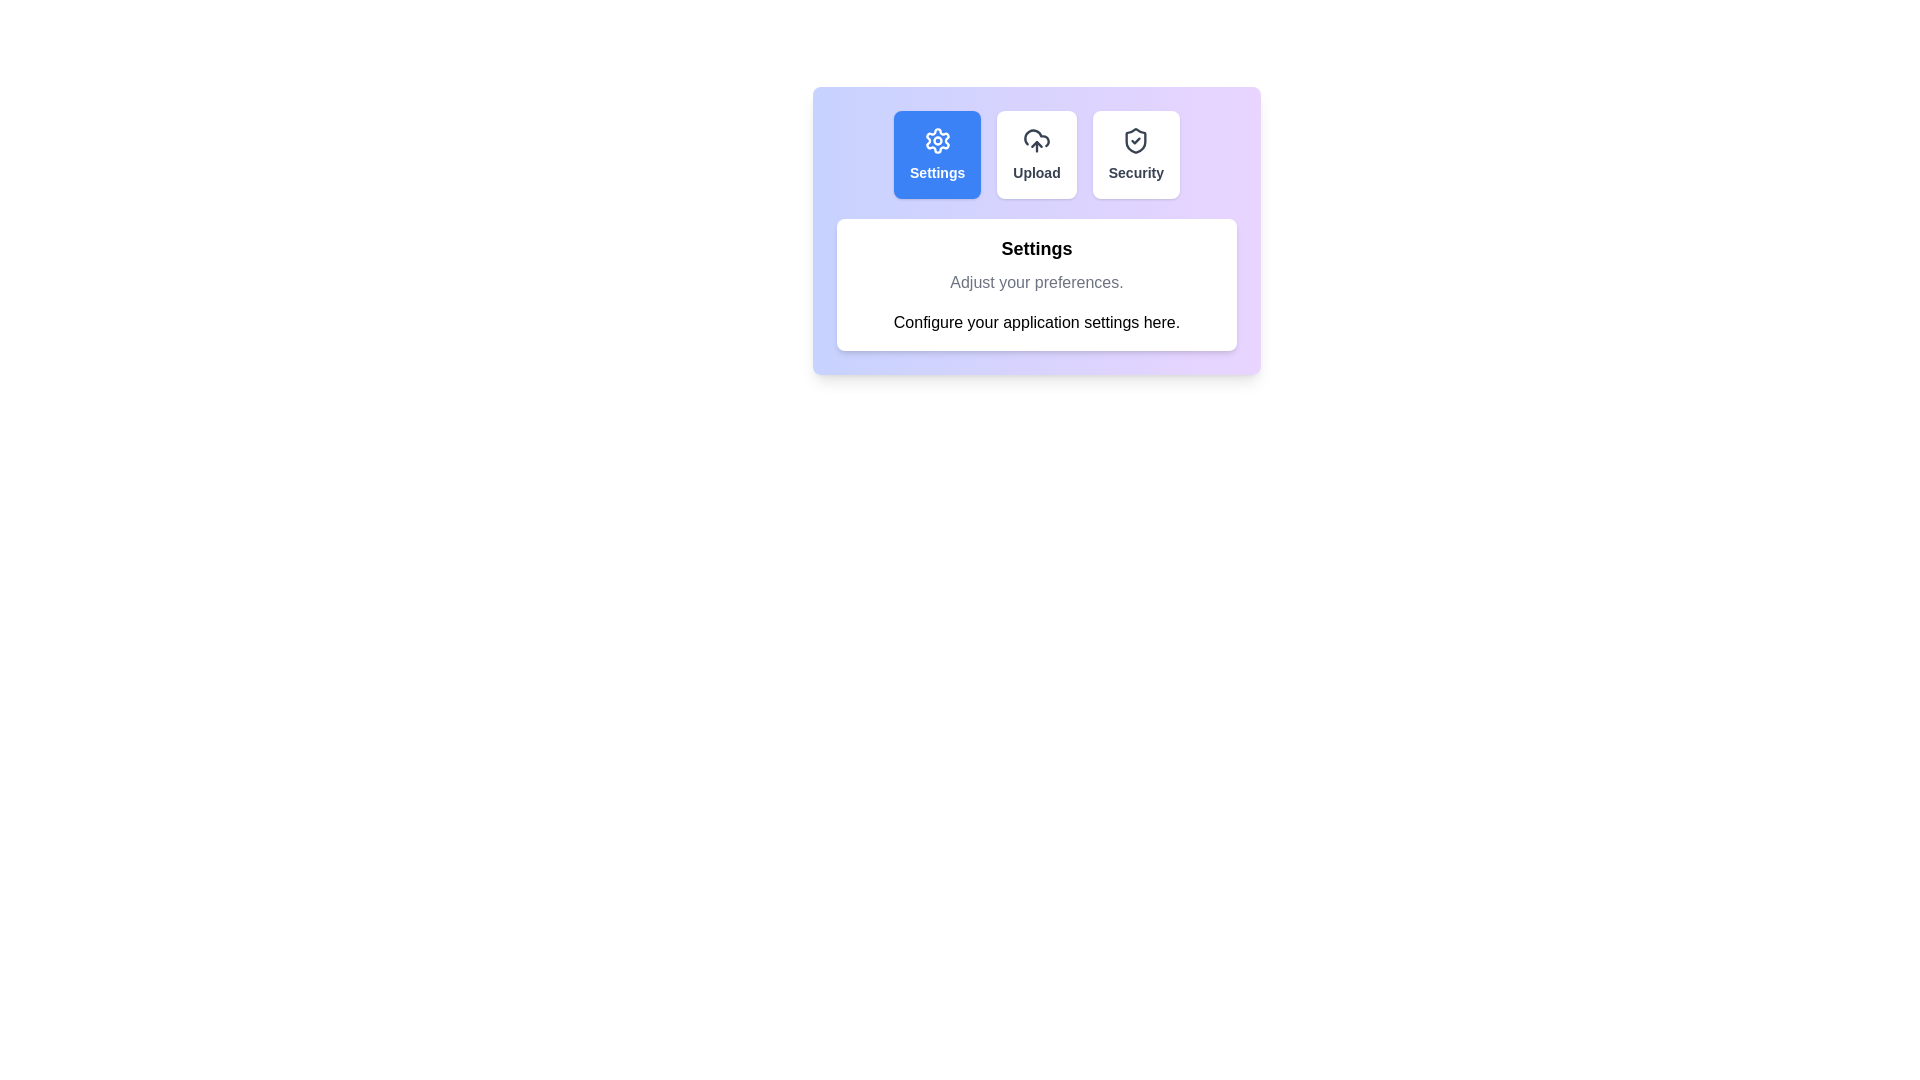  Describe the element at coordinates (936, 153) in the screenshot. I see `the Settings tab by clicking on it` at that location.